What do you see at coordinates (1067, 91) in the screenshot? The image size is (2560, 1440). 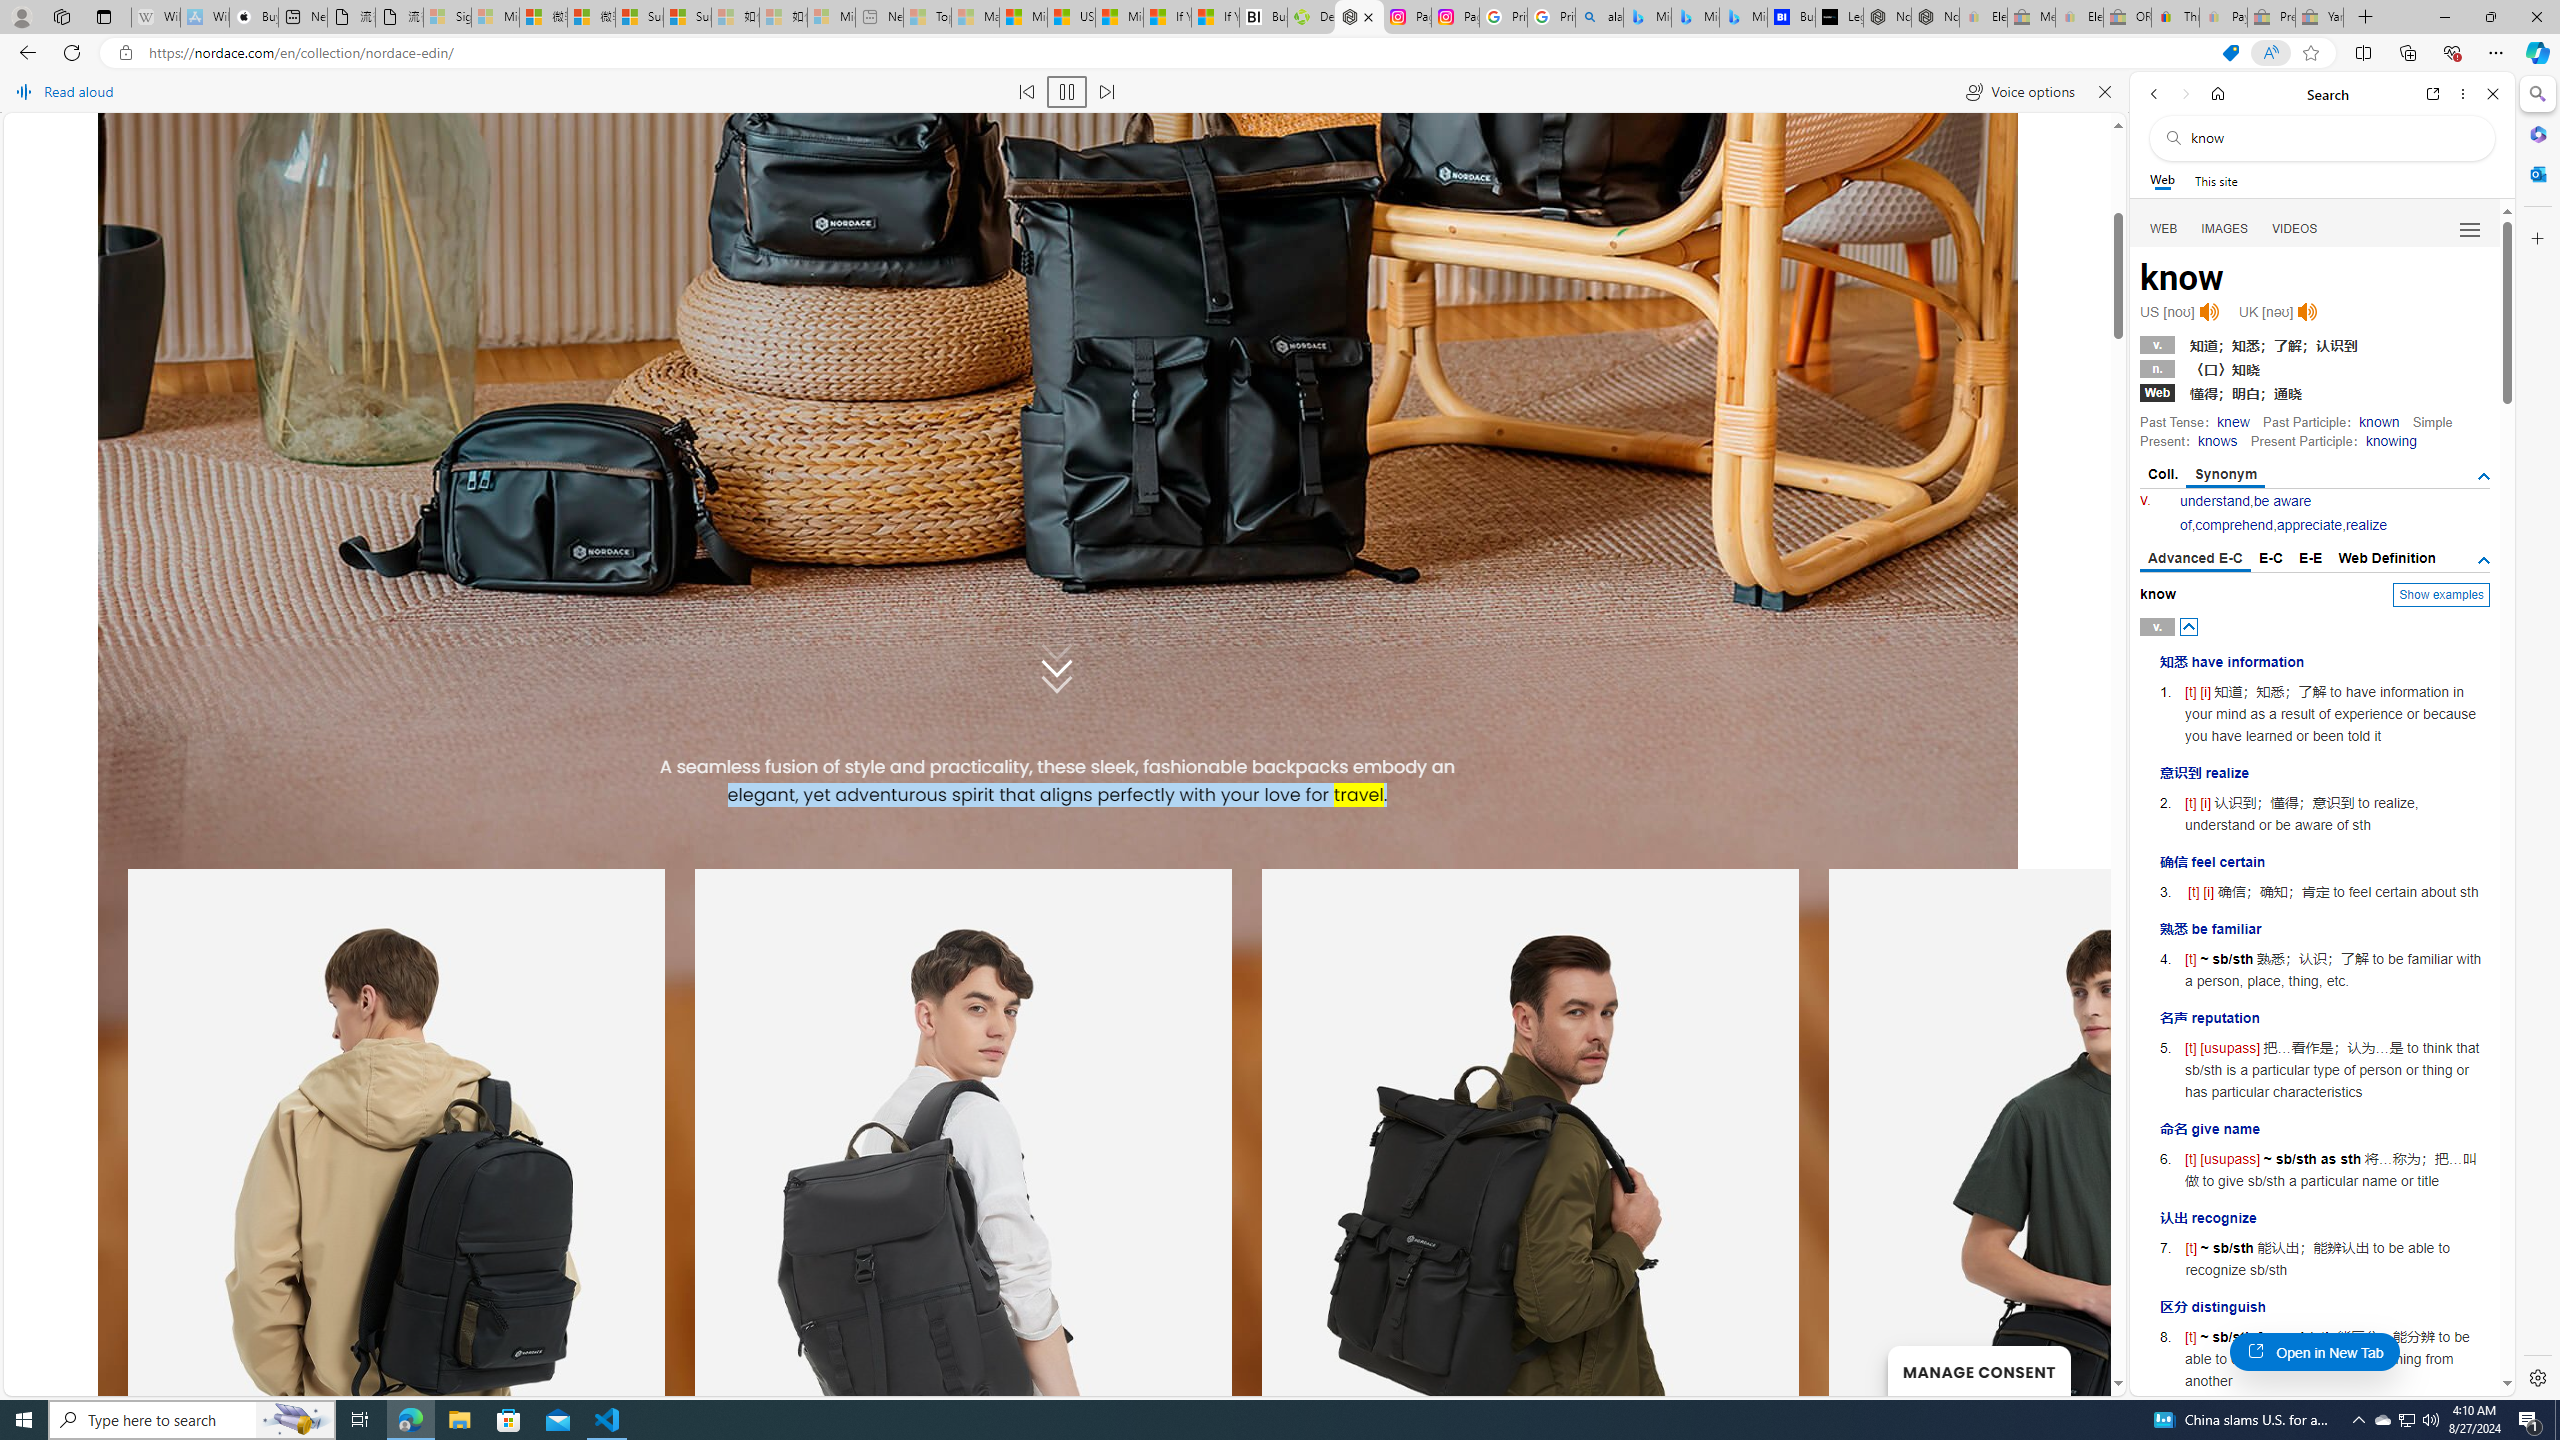 I see `'Pause read aloud (Ctrl+Shift+U)'` at bounding box center [1067, 91].